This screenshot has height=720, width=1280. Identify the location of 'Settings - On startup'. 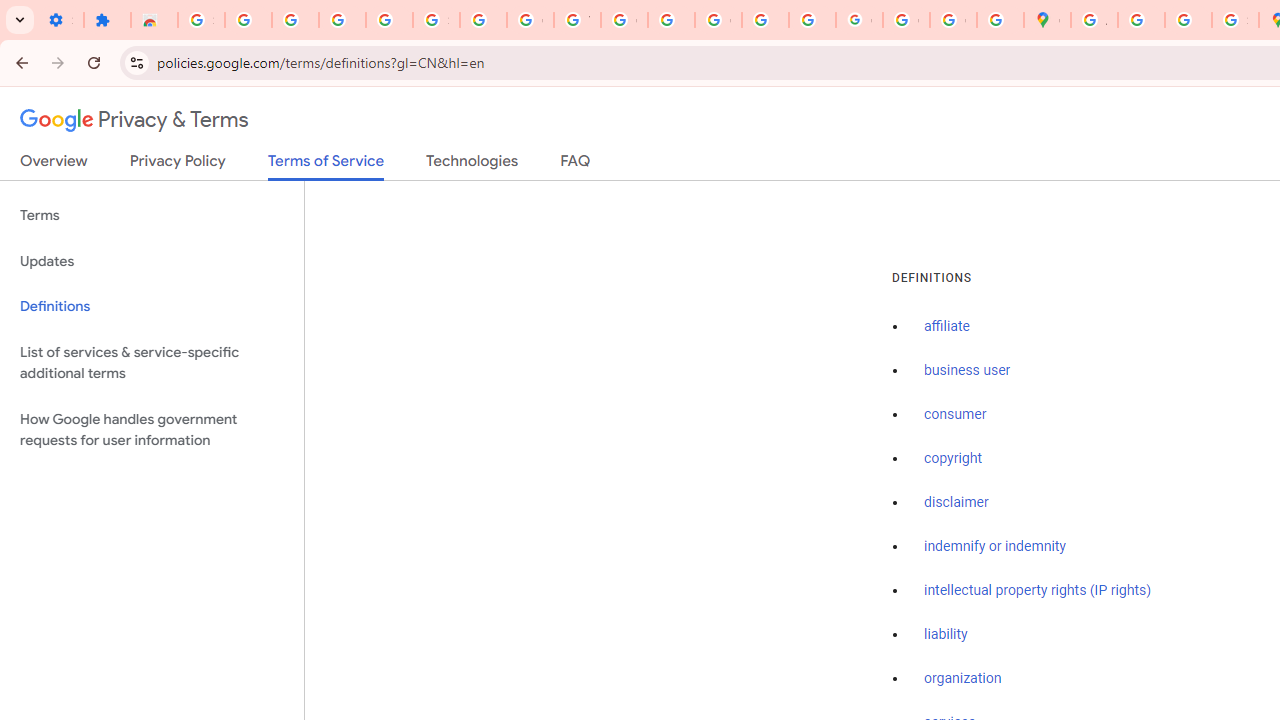
(60, 20).